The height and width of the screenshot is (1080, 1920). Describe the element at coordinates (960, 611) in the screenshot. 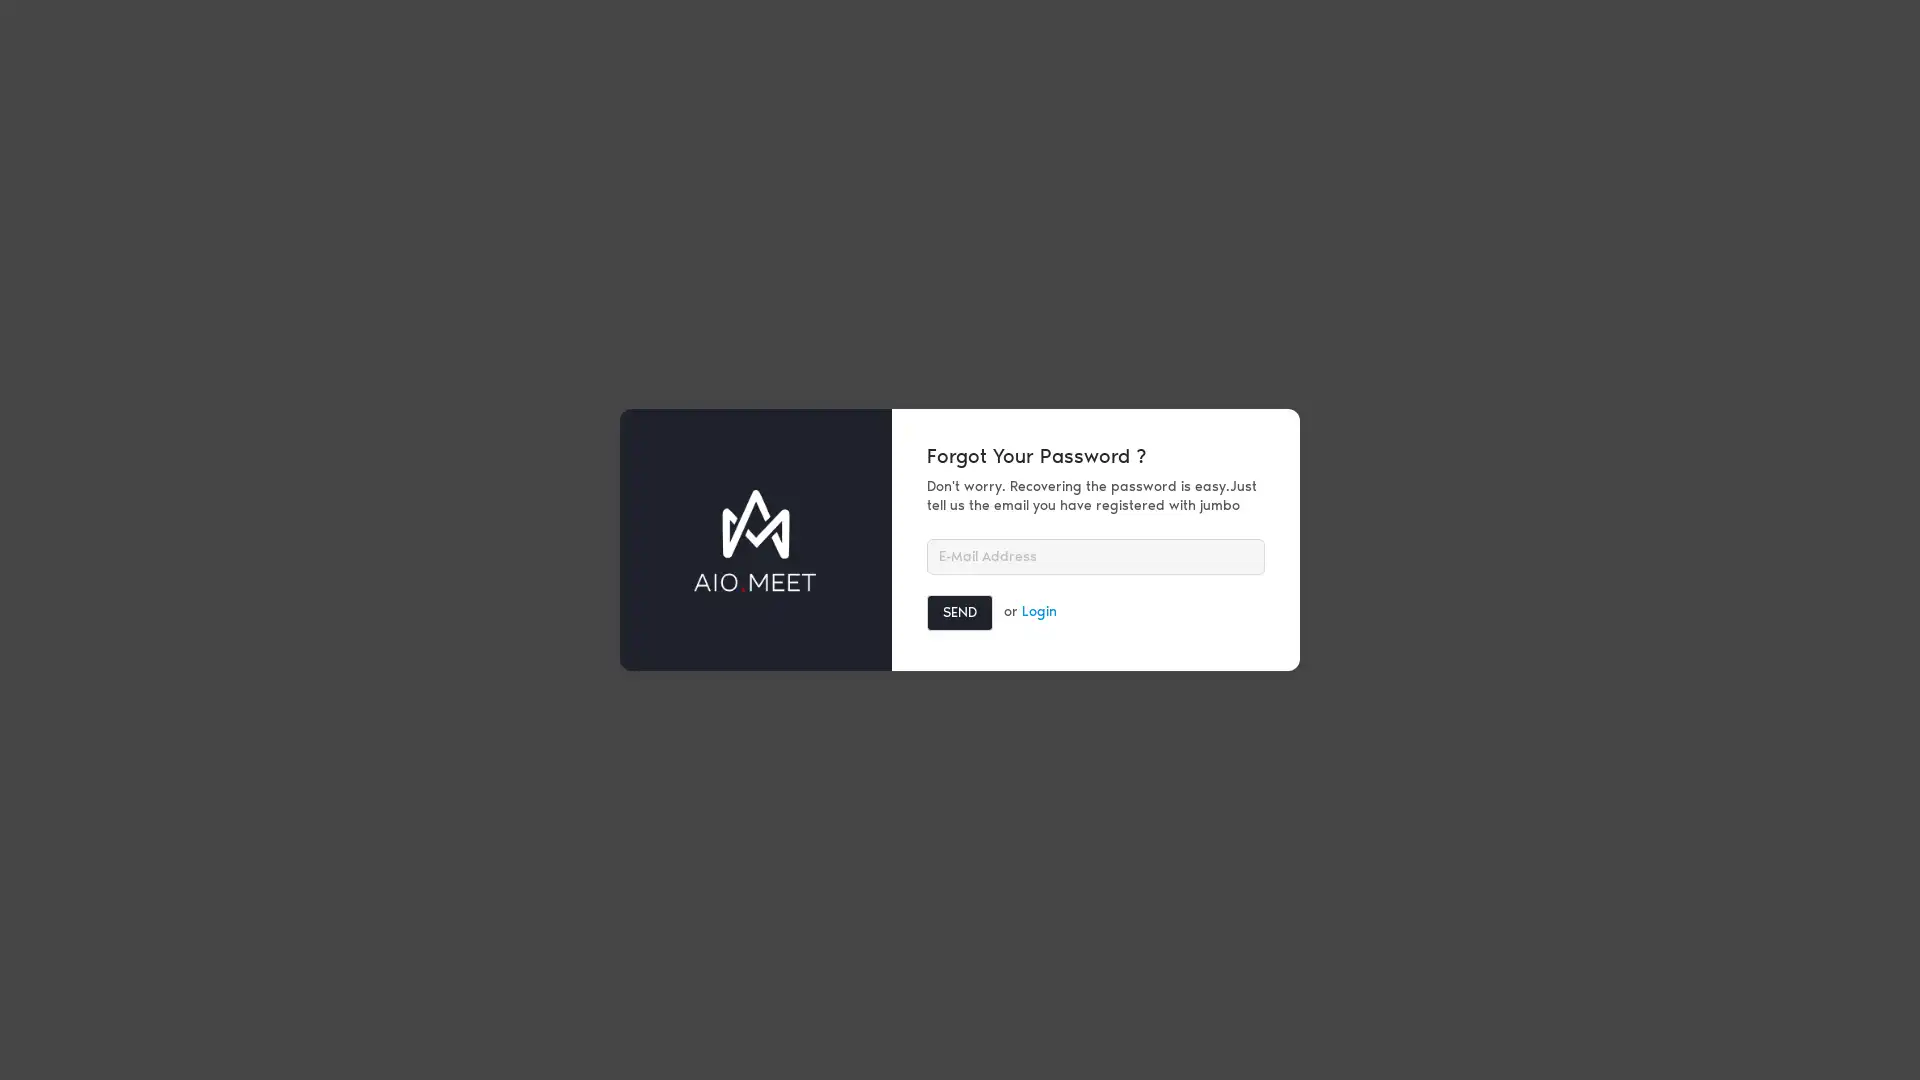

I see `SEND` at that location.